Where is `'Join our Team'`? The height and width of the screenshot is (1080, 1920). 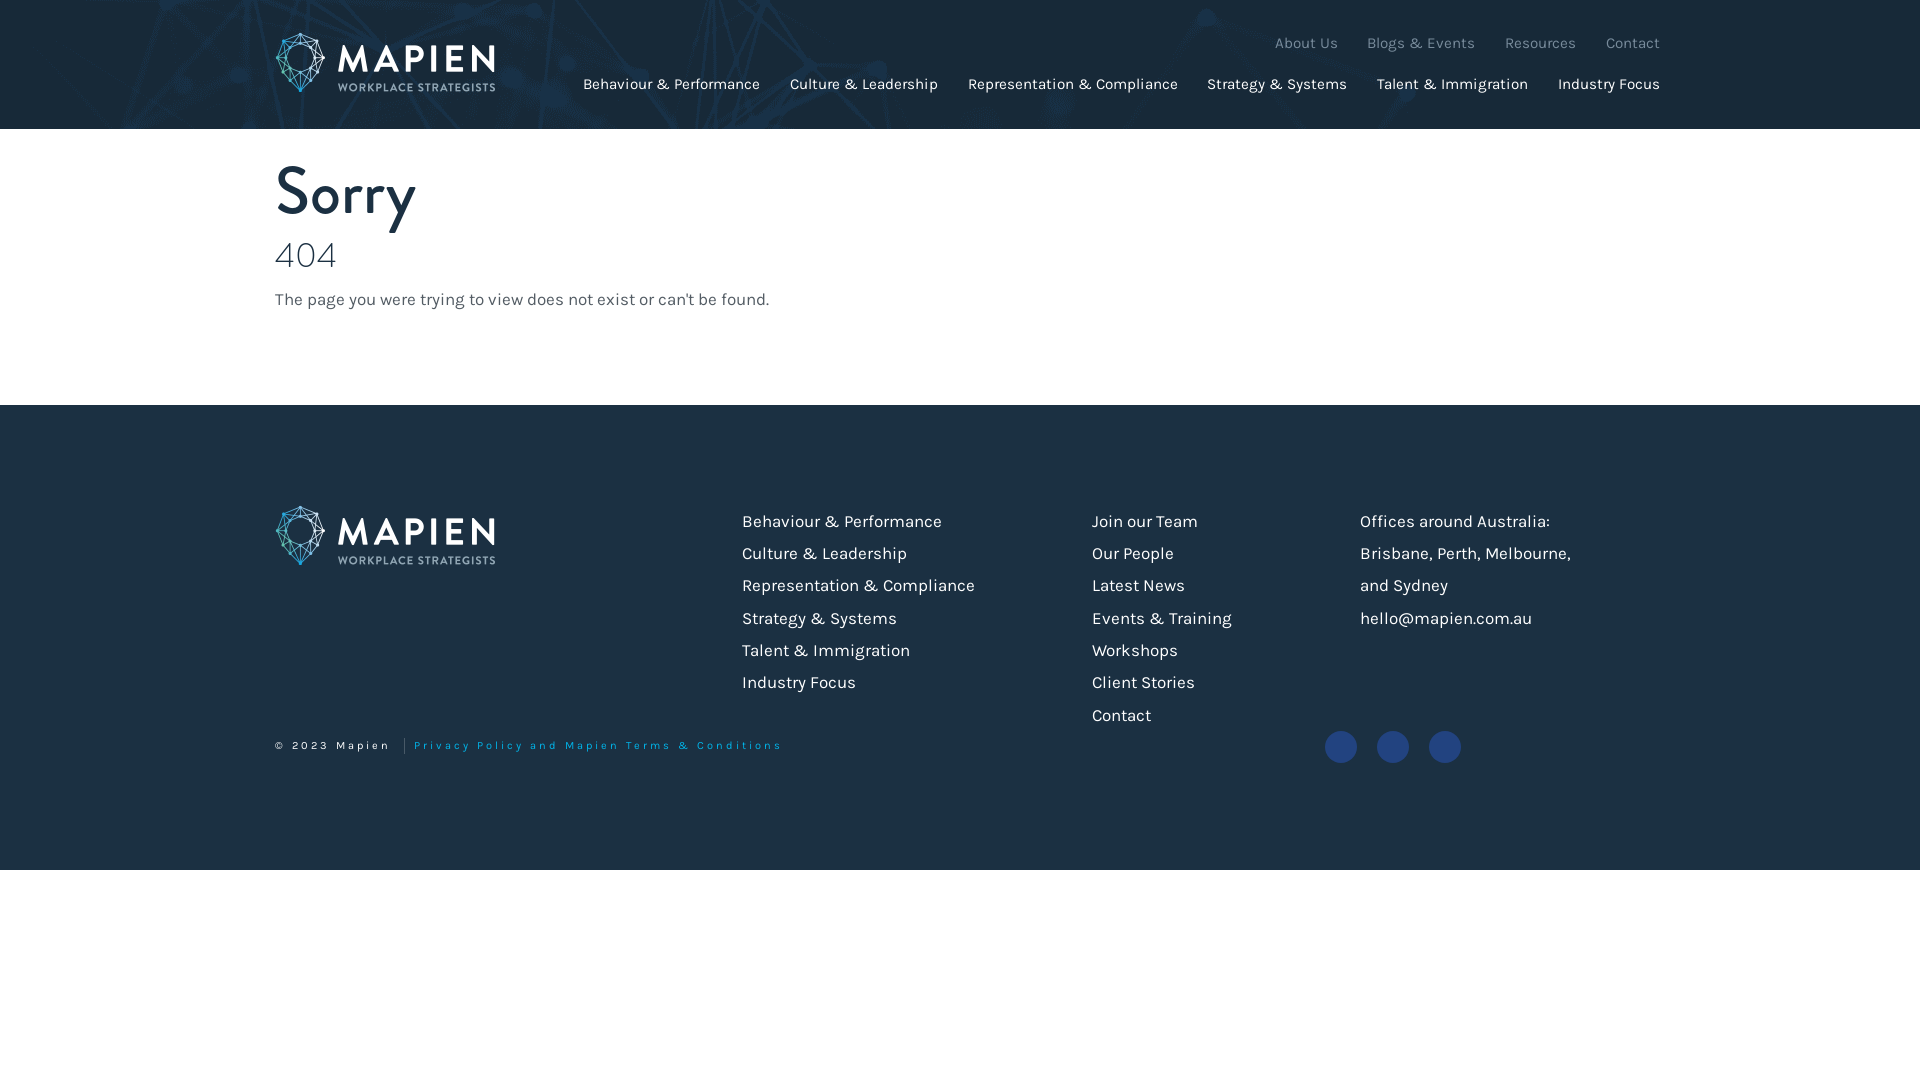 'Join our Team' is located at coordinates (1145, 519).